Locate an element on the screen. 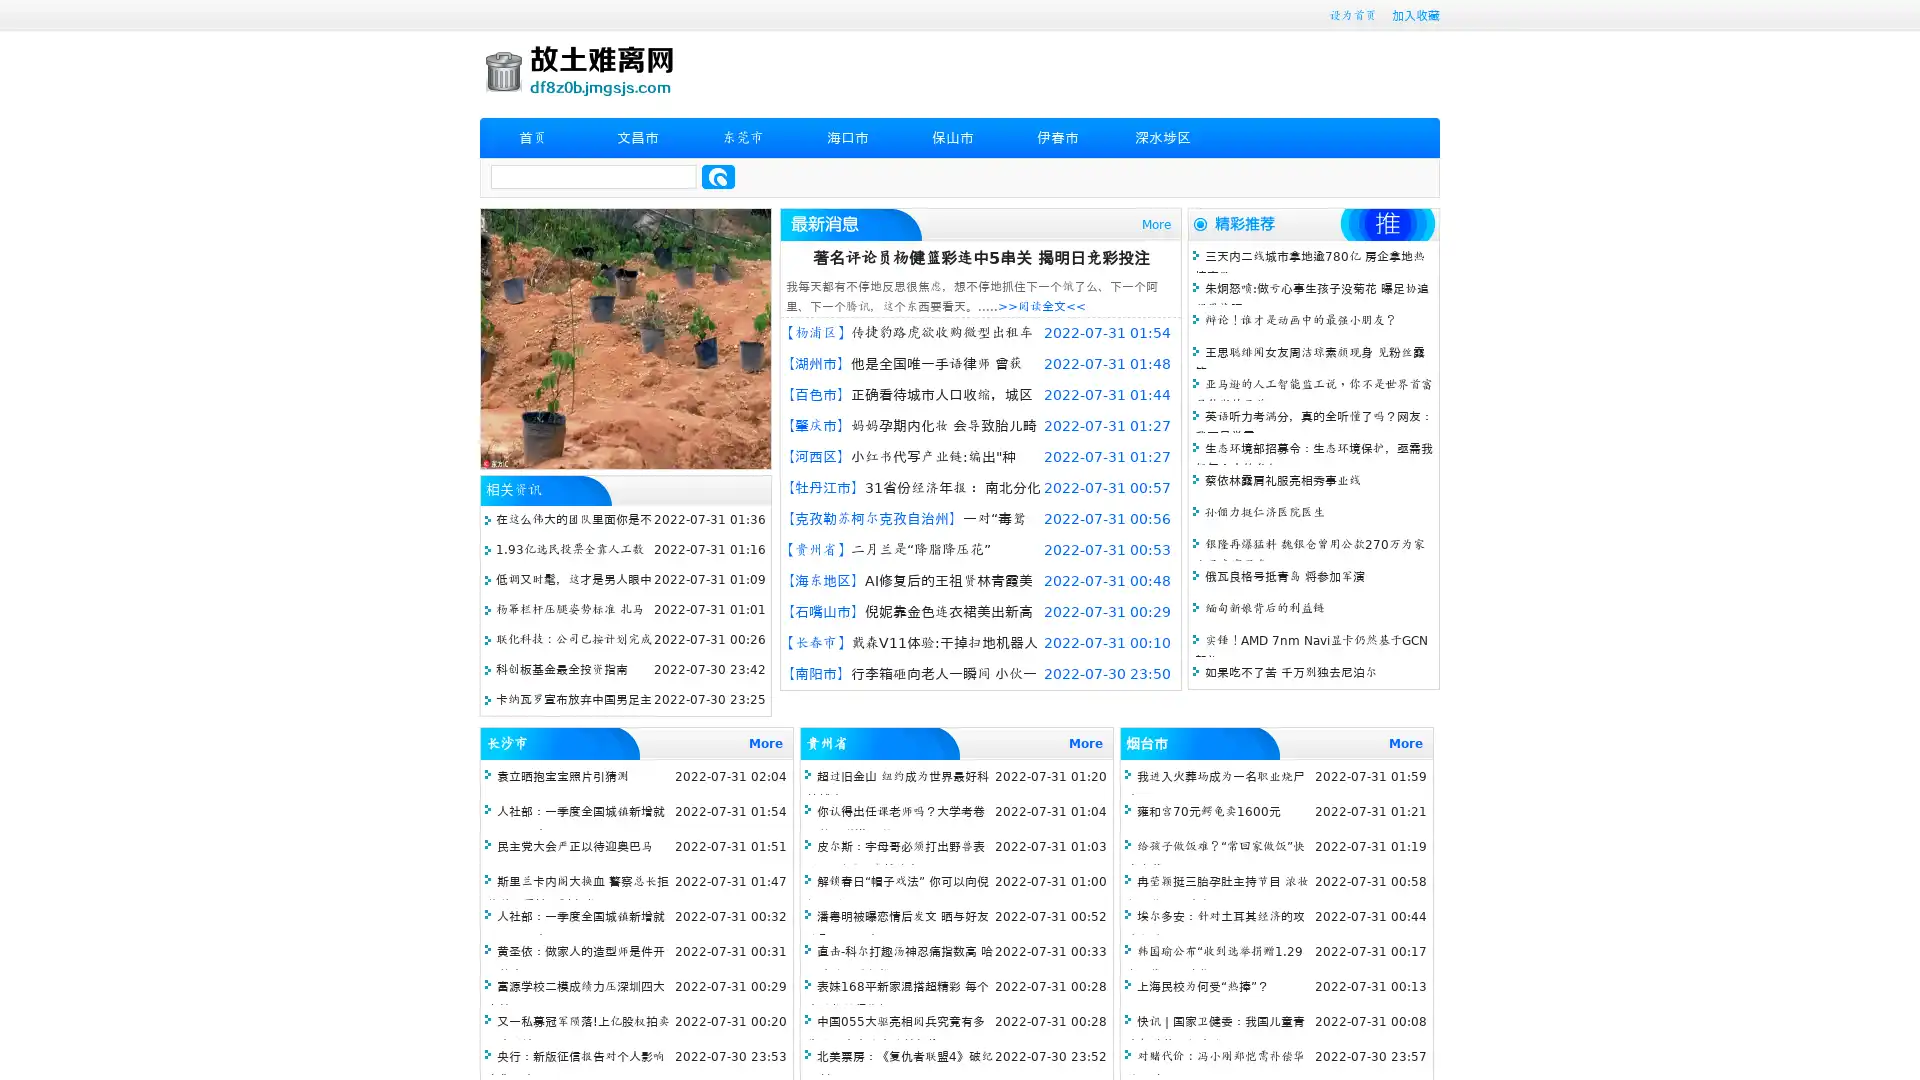 The height and width of the screenshot is (1080, 1920). Search is located at coordinates (718, 176).